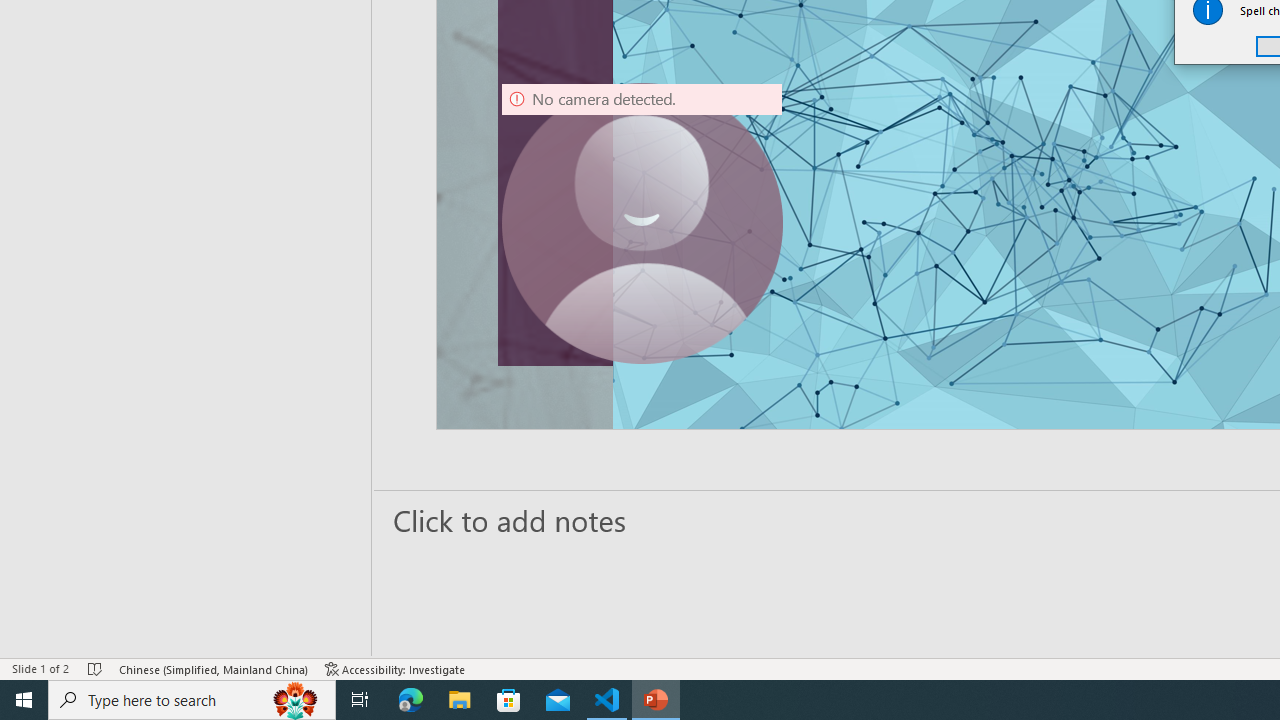  What do you see at coordinates (410, 698) in the screenshot?
I see `'Microsoft Edge'` at bounding box center [410, 698].